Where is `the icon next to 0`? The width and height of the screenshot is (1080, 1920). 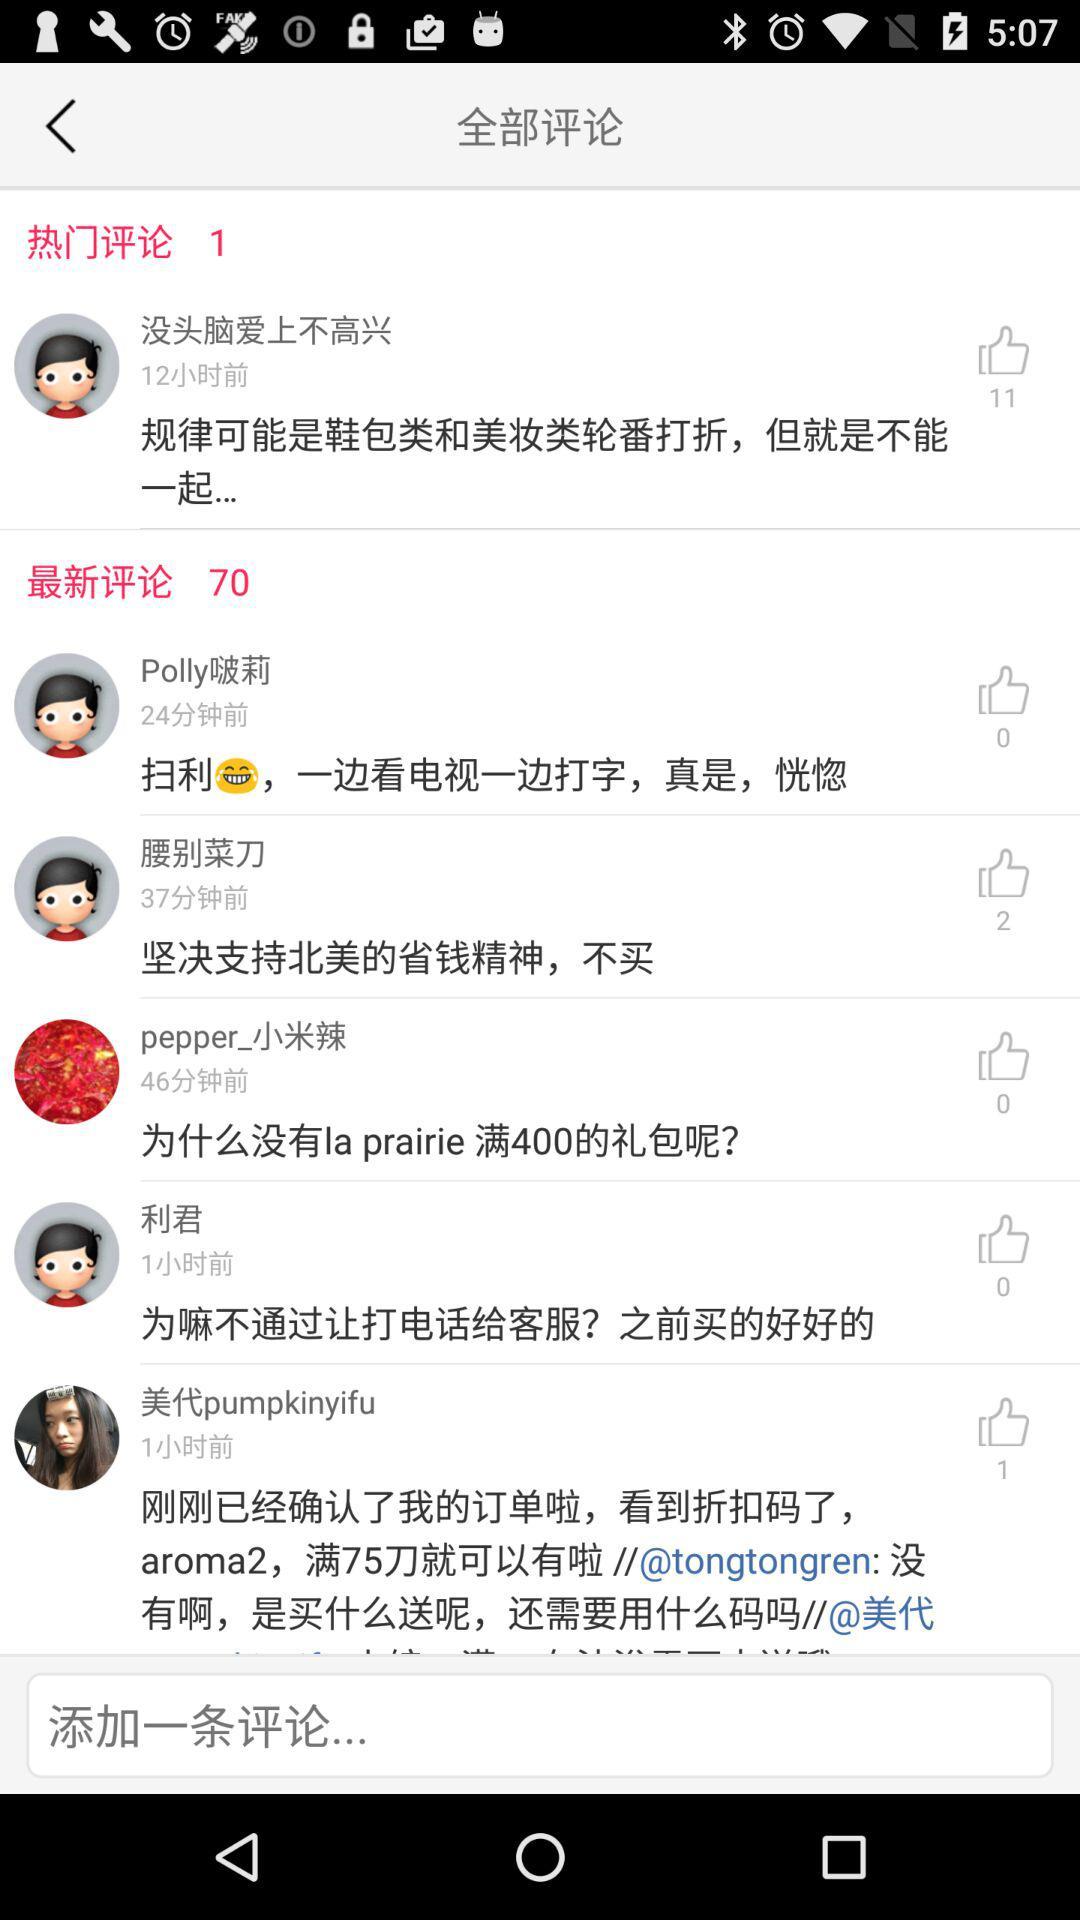
the icon next to 0 is located at coordinates (550, 1140).